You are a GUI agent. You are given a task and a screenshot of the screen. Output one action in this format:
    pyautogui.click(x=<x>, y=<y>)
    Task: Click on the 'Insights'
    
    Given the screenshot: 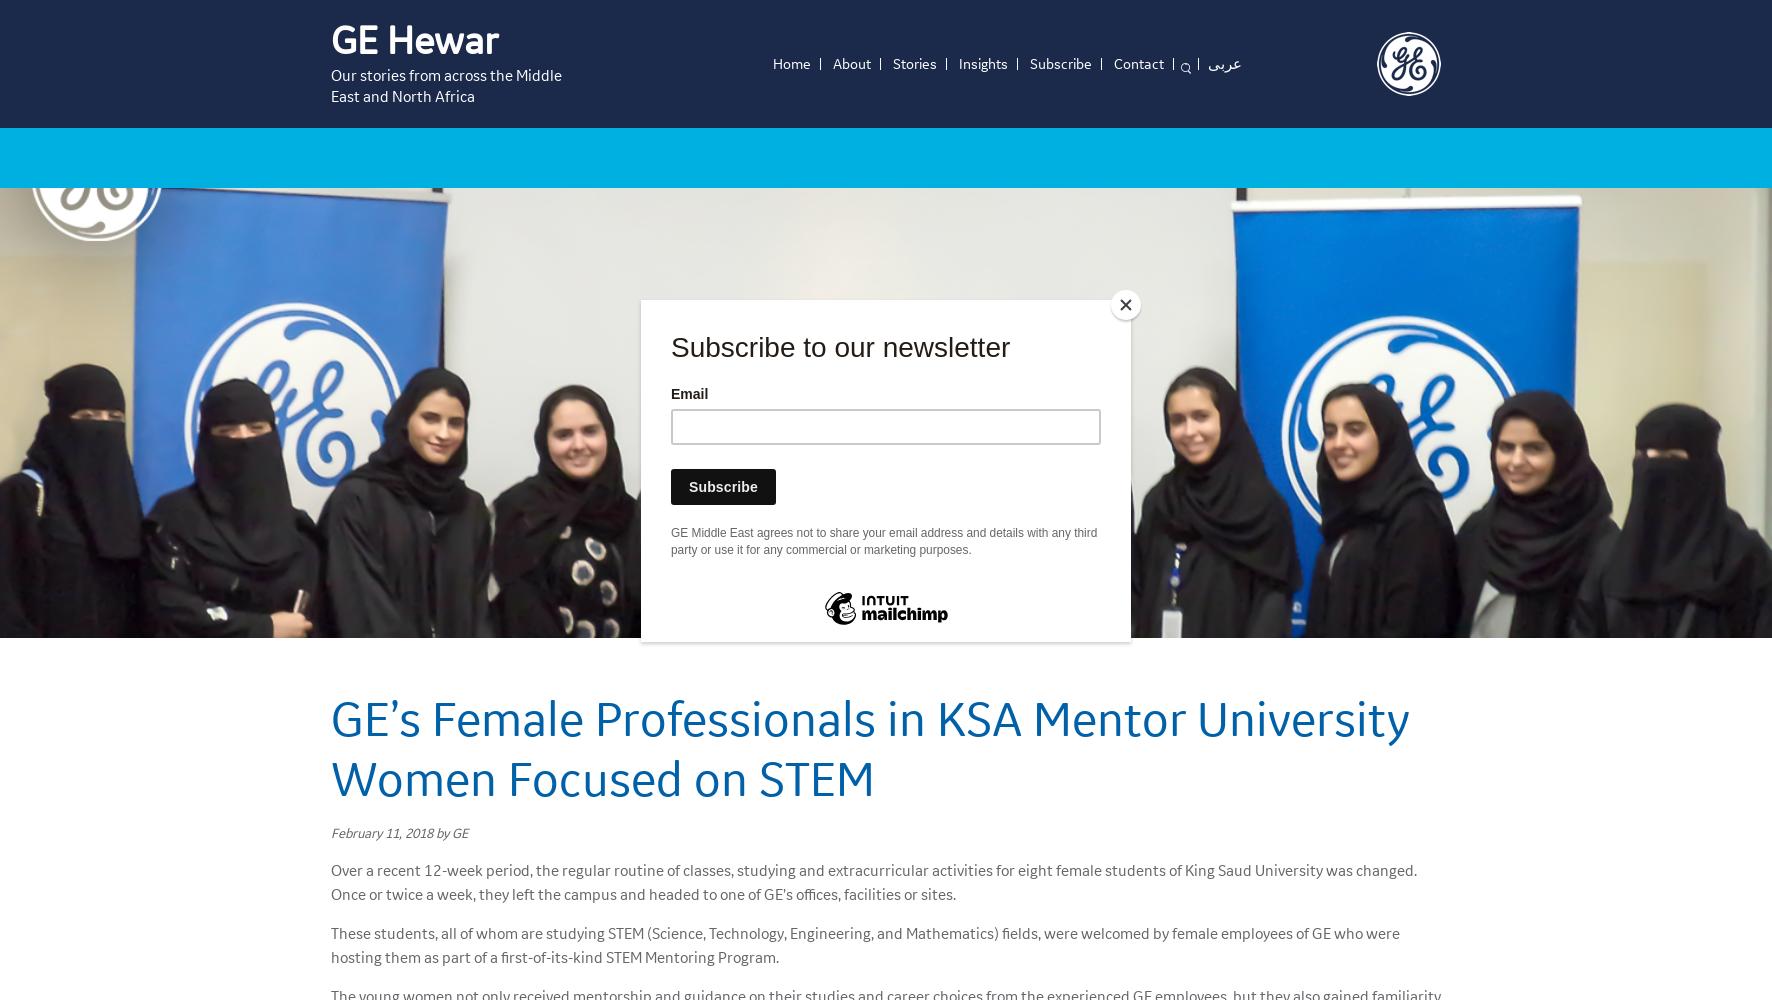 What is the action you would take?
    pyautogui.click(x=958, y=62)
    